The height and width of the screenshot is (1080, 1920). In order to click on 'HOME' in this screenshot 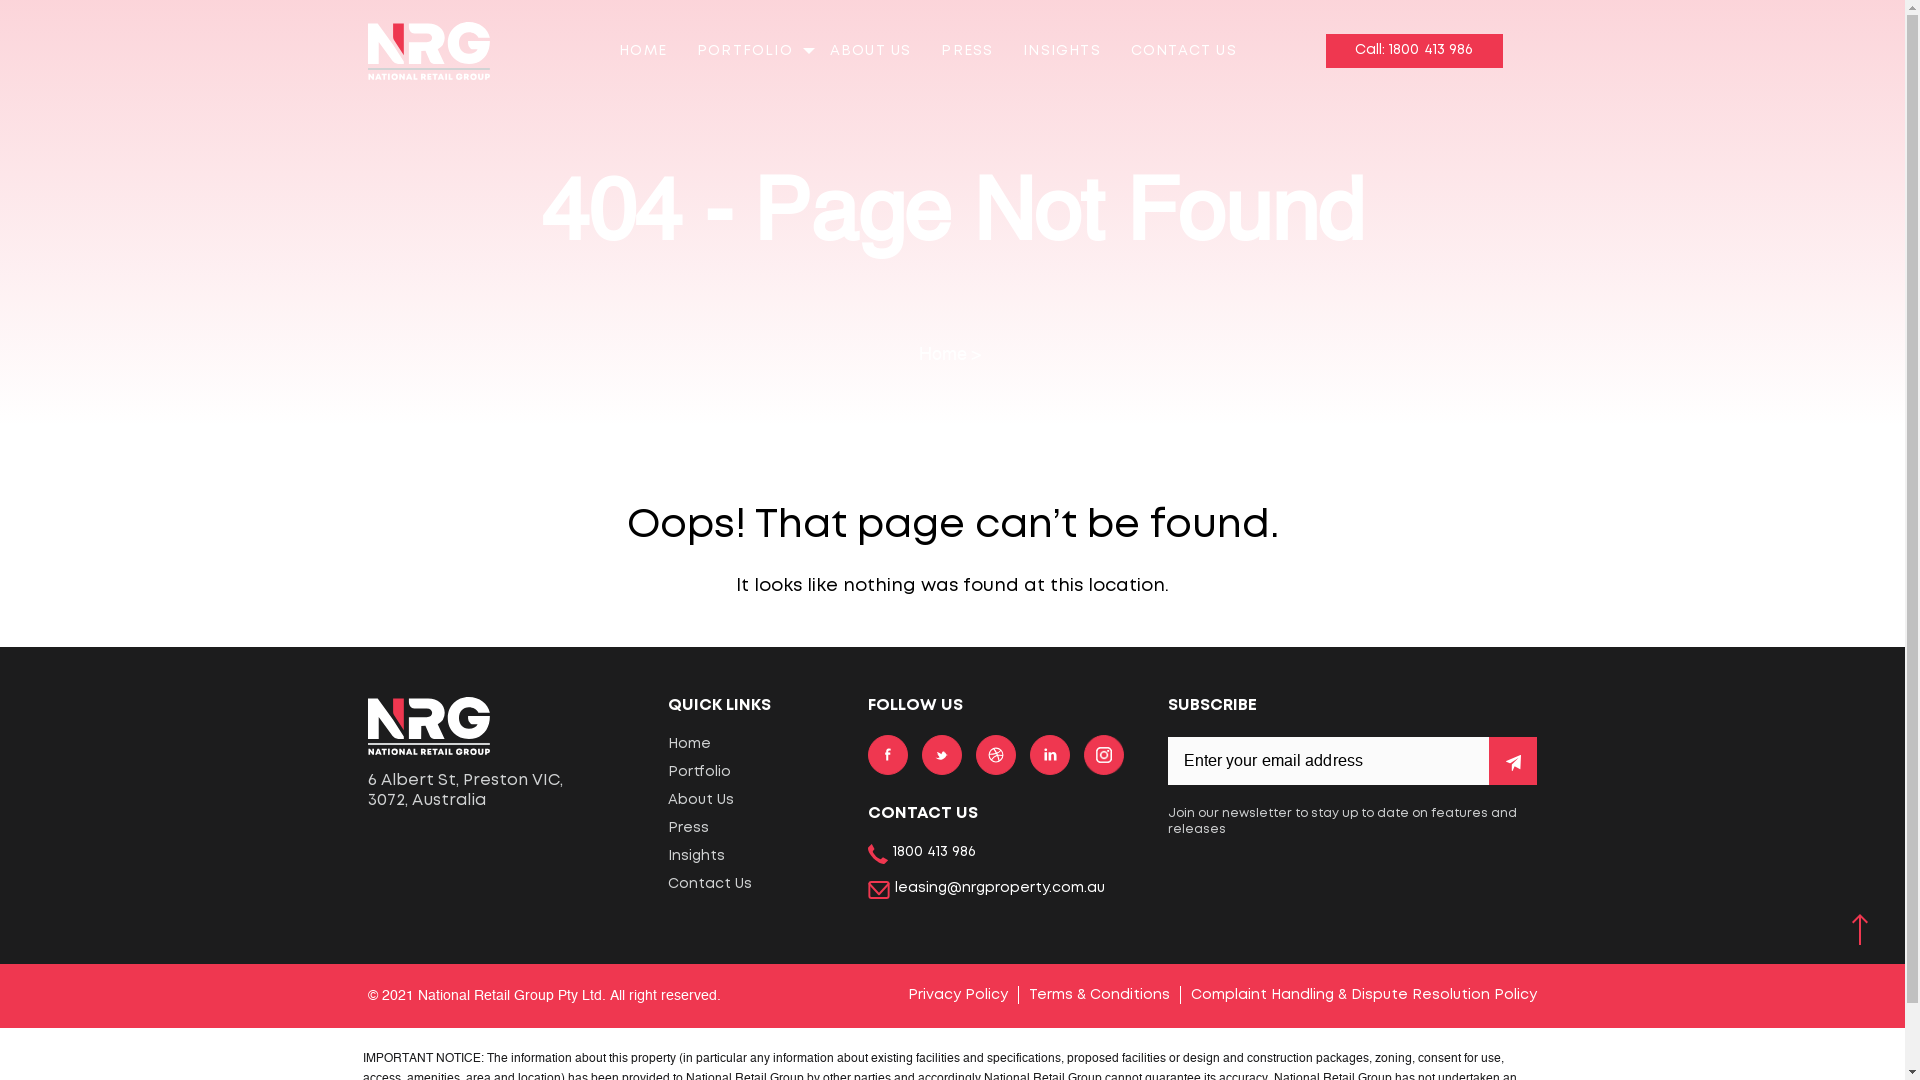, I will do `click(643, 49)`.